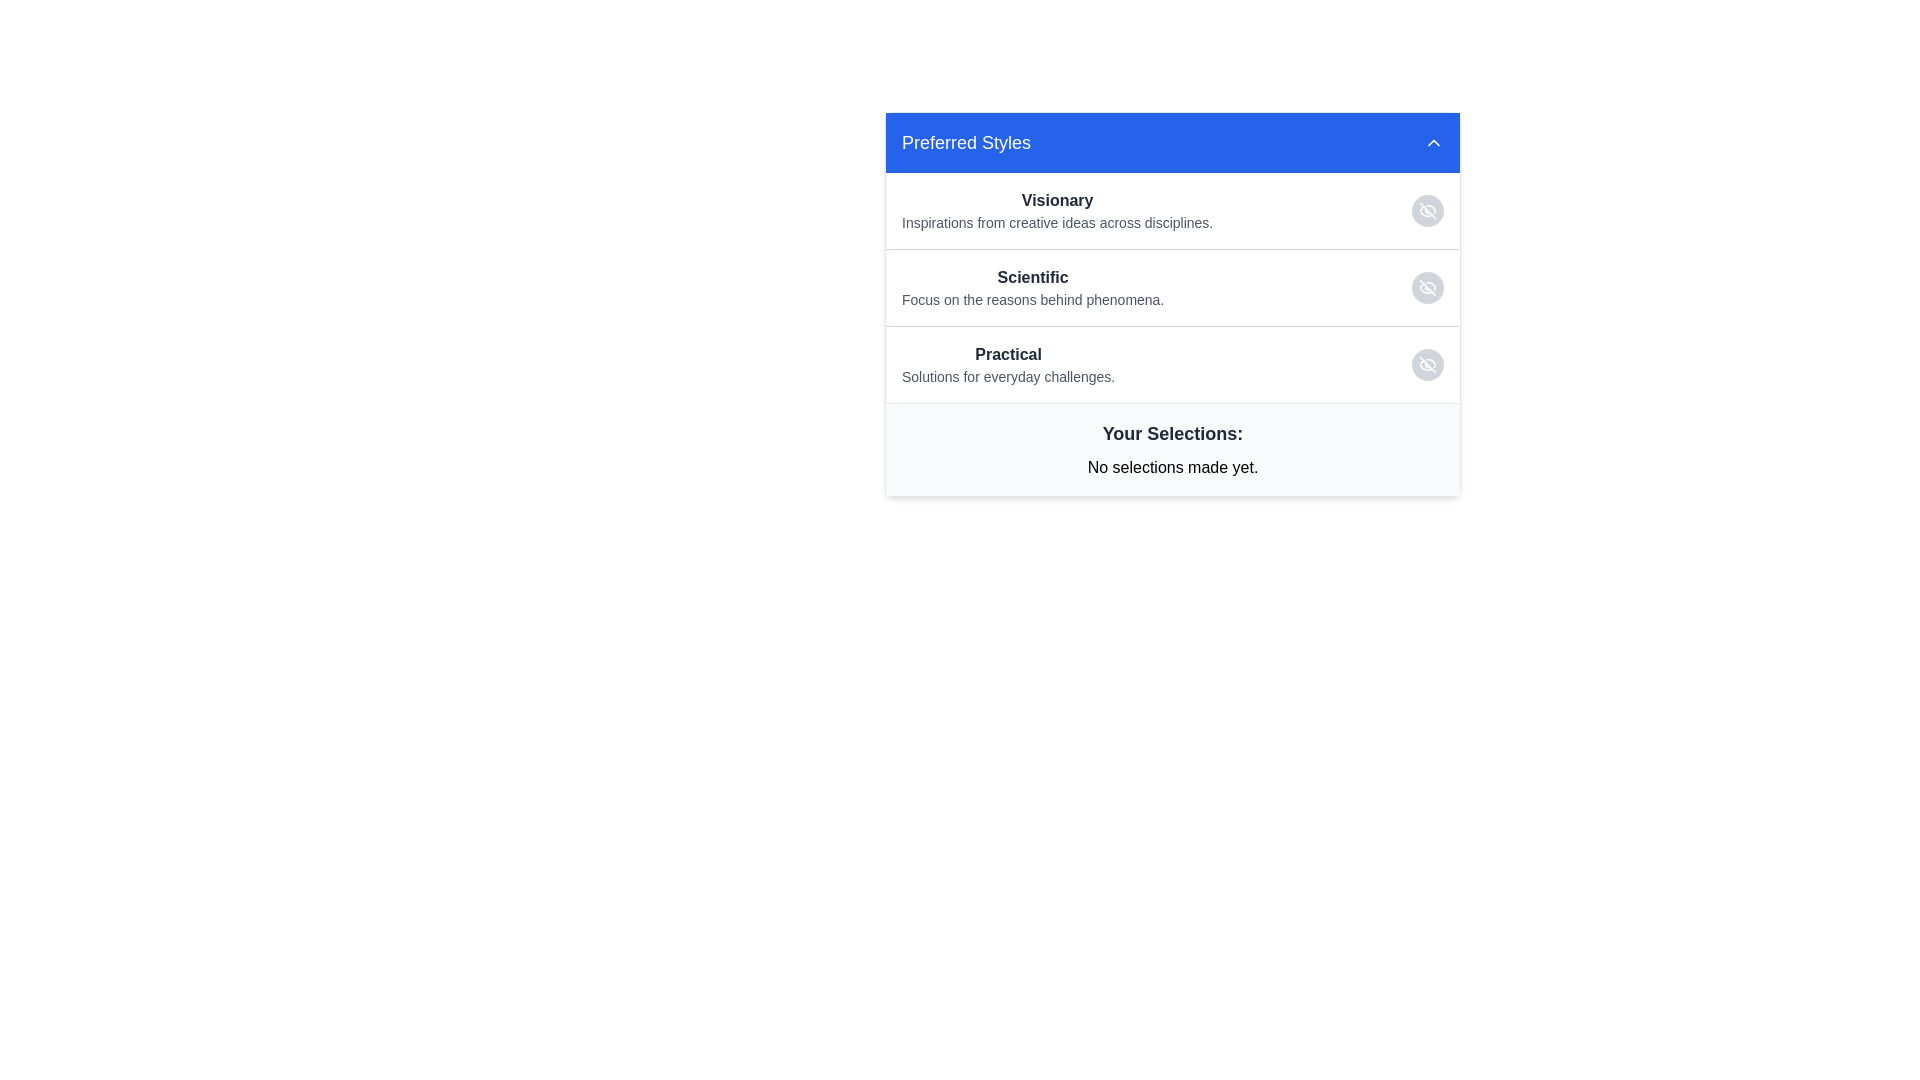 This screenshot has height=1080, width=1920. Describe the element at coordinates (1008, 377) in the screenshot. I see `the textual label displaying 'Solutions for everyday challenges.' located in the 'Practical' section of the 'Preferred Styles' list, positioned in the third row` at that location.